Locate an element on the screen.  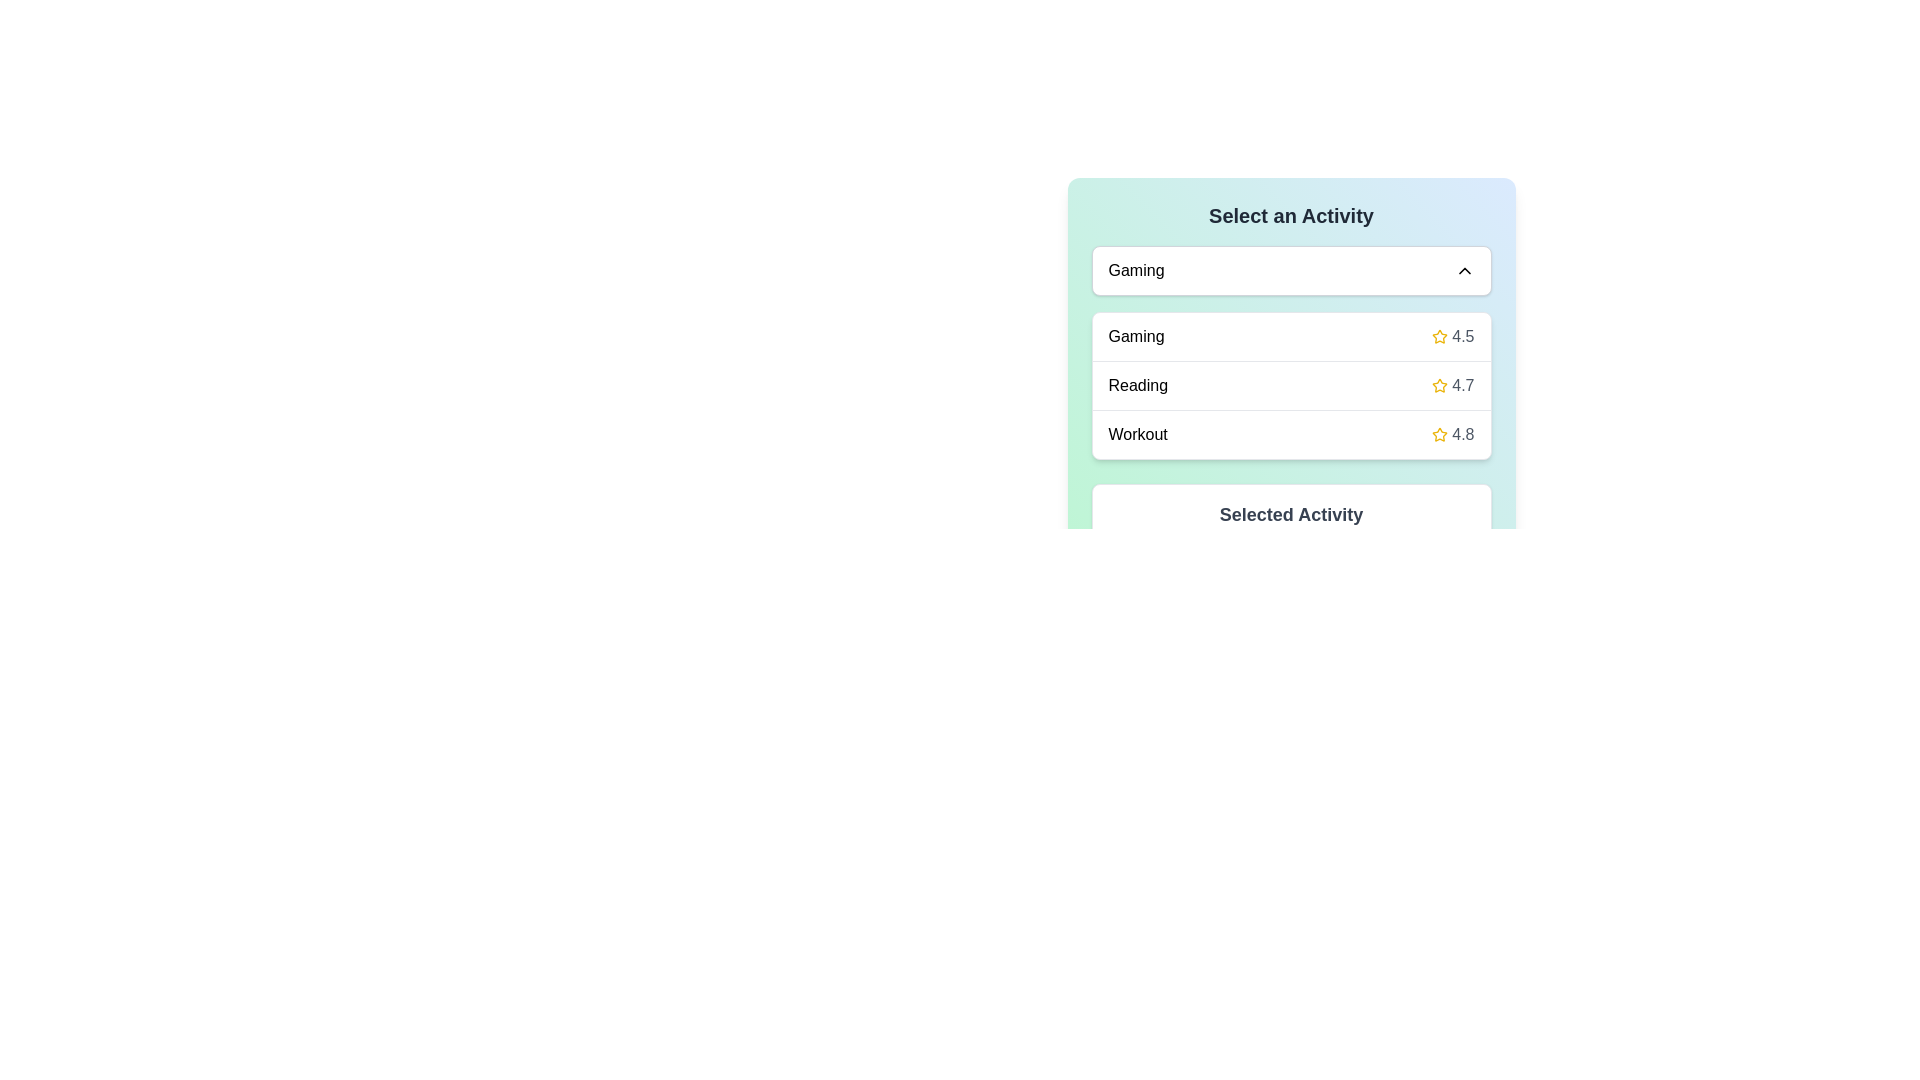
the star-shaped yellow rating icon located to the left of the numeric text '4.8' within the 'Workout' option in the activity selection menu is located at coordinates (1440, 434).